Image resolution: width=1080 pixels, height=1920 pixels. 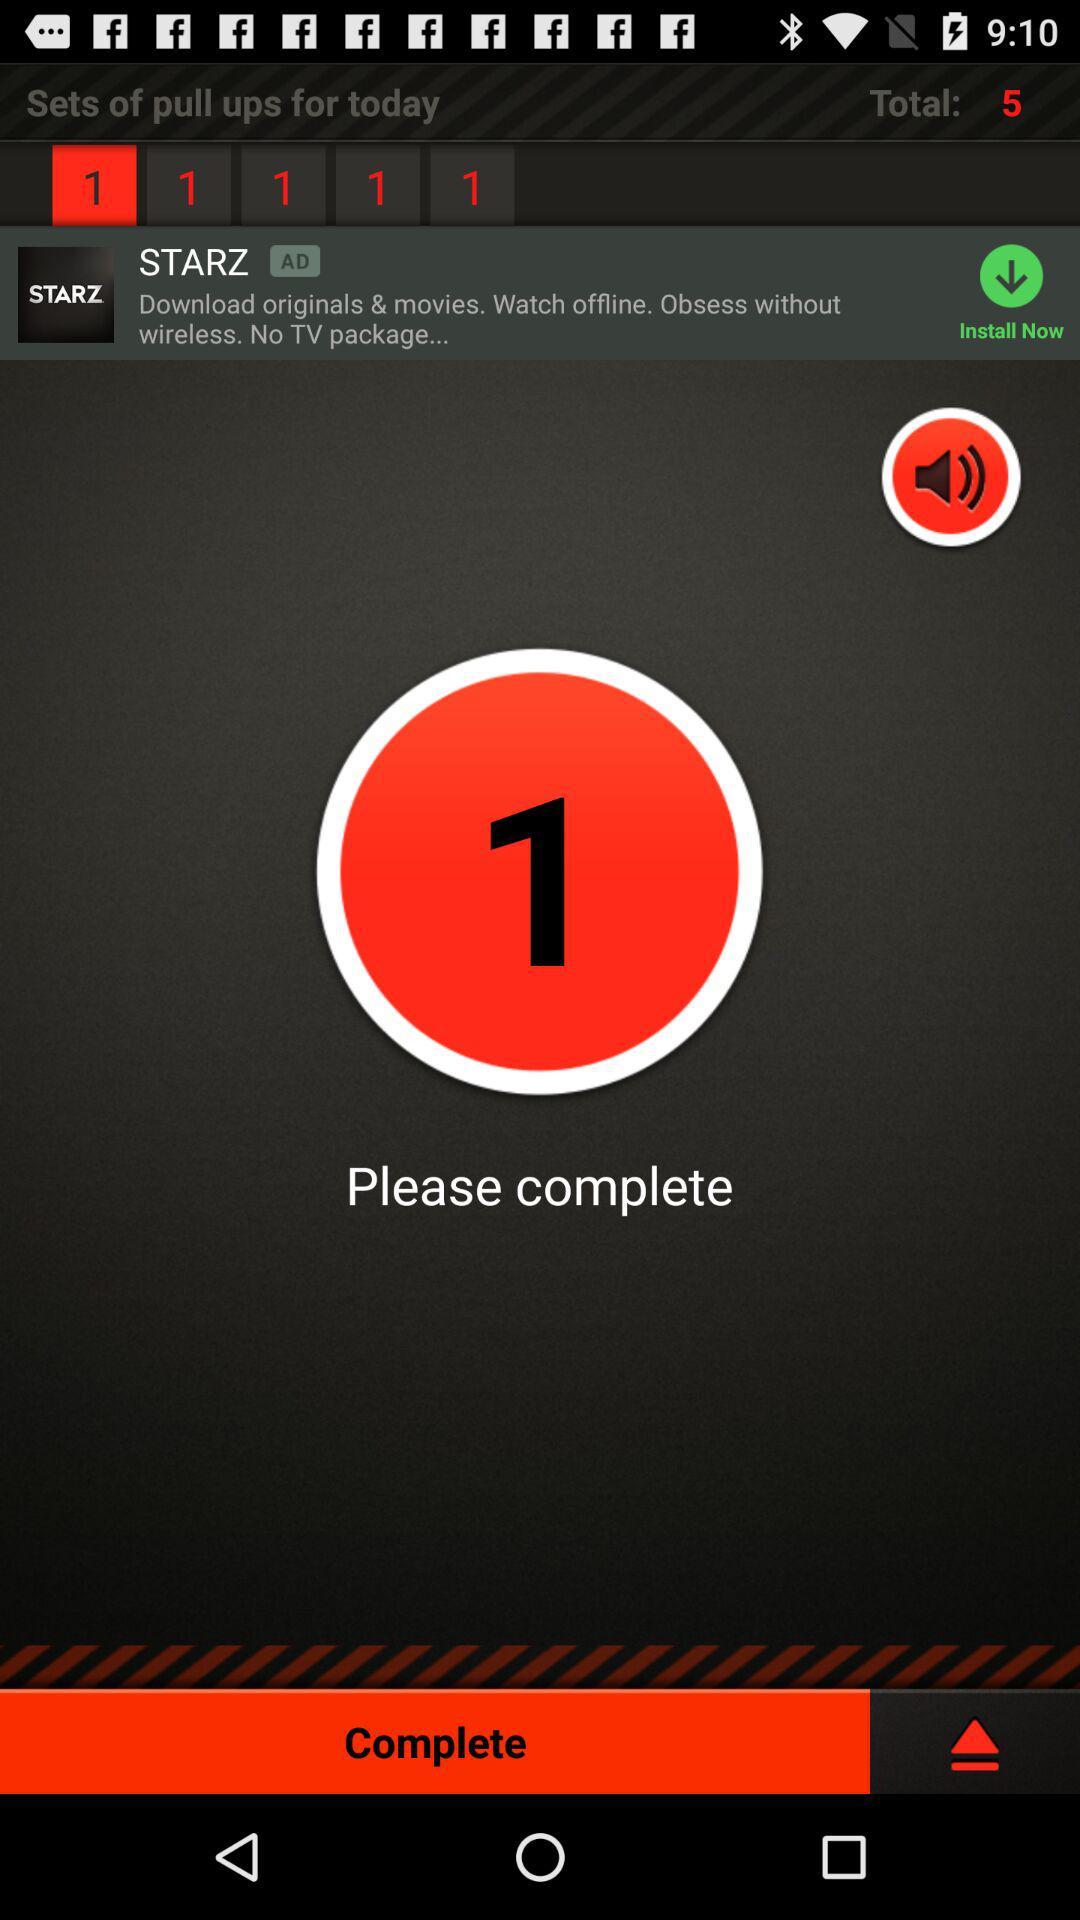 I want to click on the app to the left of the starz icon, so click(x=64, y=293).